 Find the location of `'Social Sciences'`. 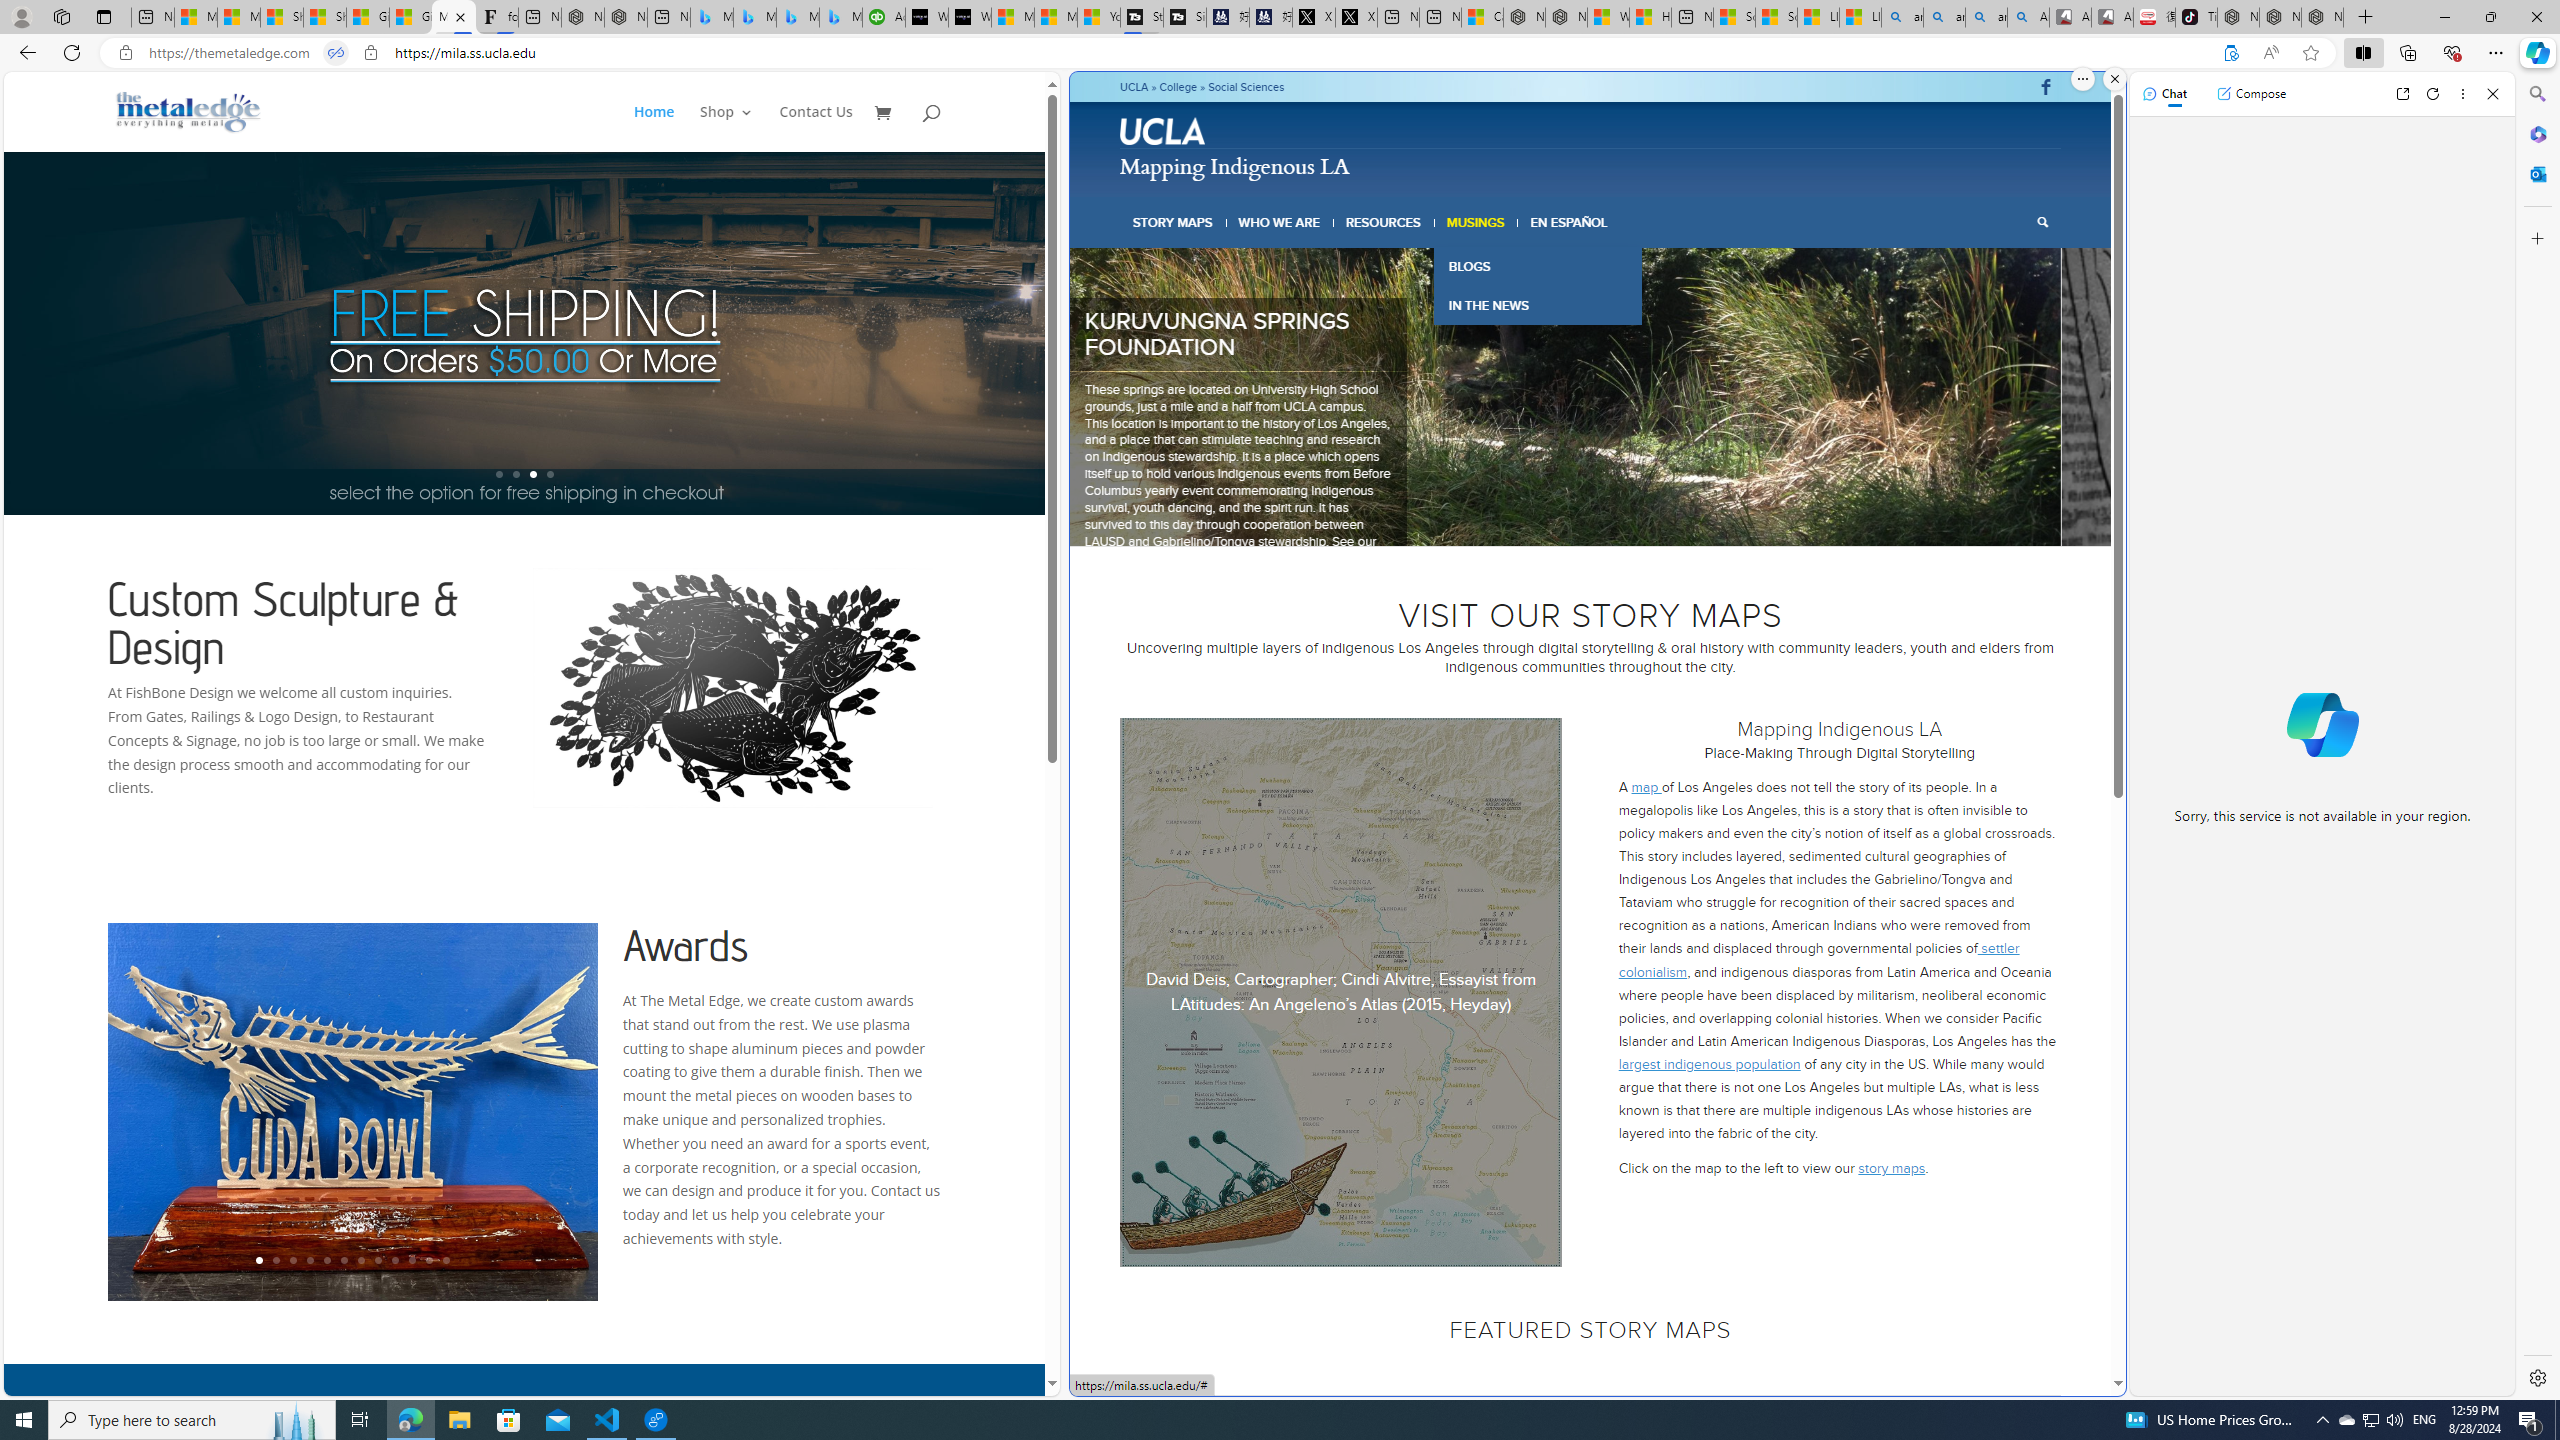

'Social Sciences' is located at coordinates (1246, 87).